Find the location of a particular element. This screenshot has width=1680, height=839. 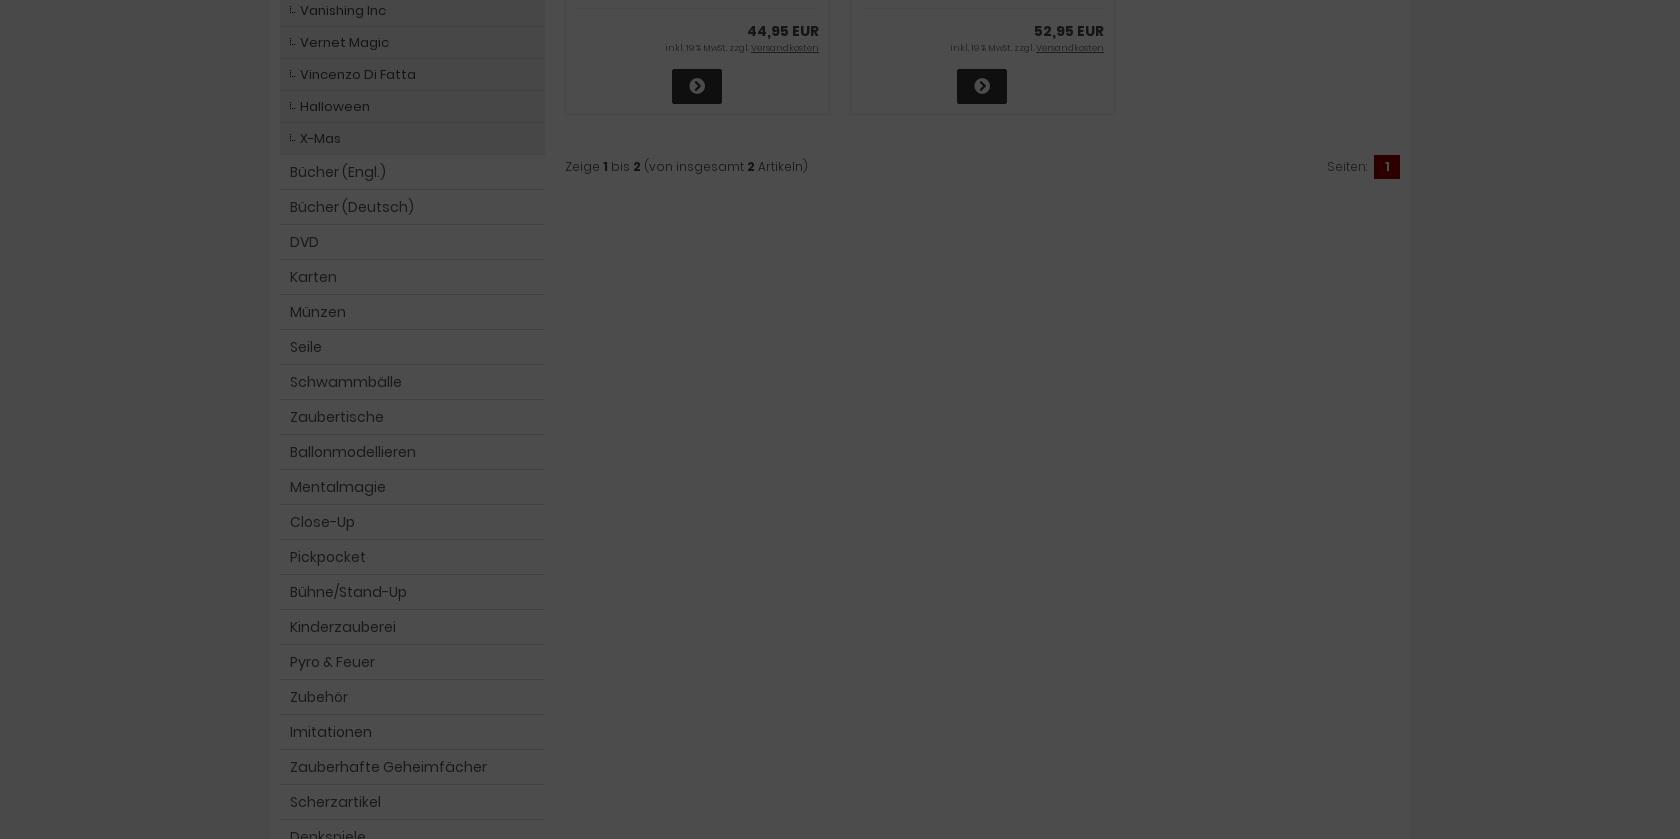

'(von insgesamt' is located at coordinates (694, 165).